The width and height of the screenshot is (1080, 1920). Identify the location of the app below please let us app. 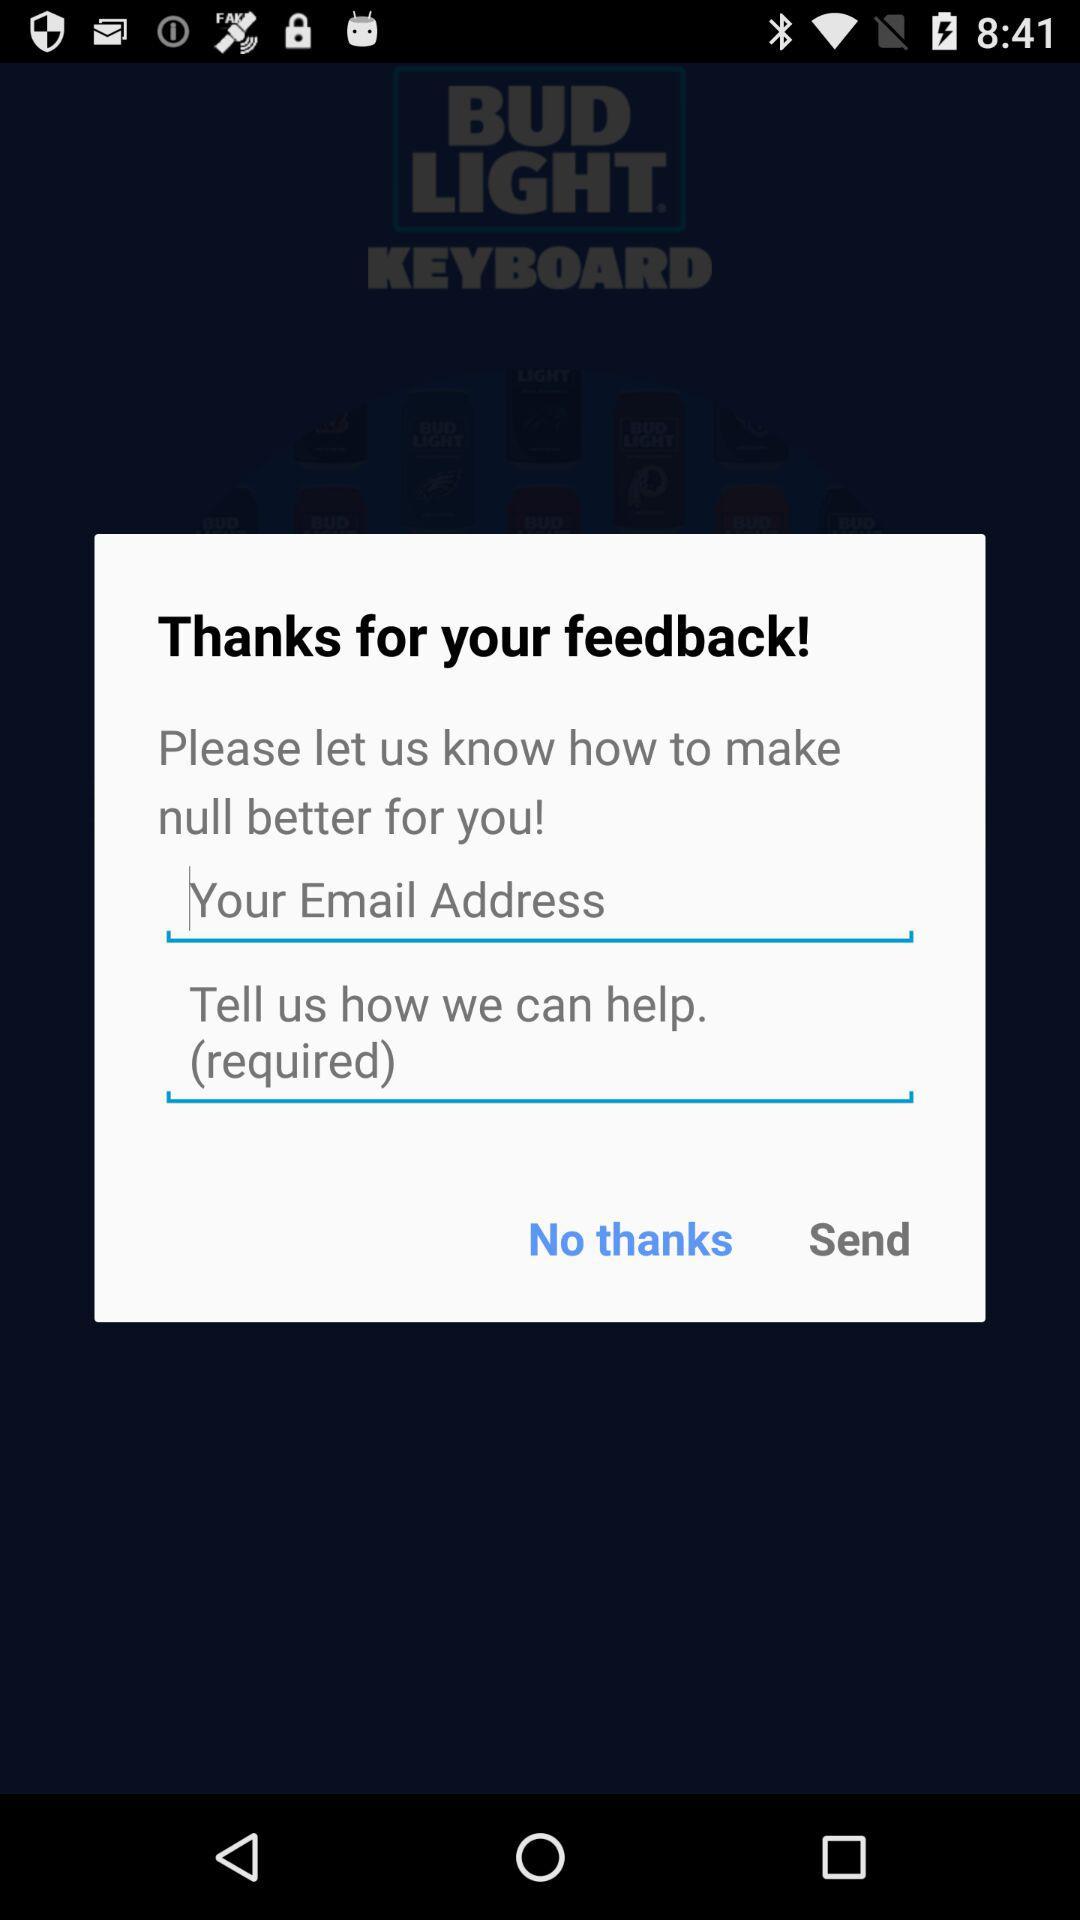
(540, 898).